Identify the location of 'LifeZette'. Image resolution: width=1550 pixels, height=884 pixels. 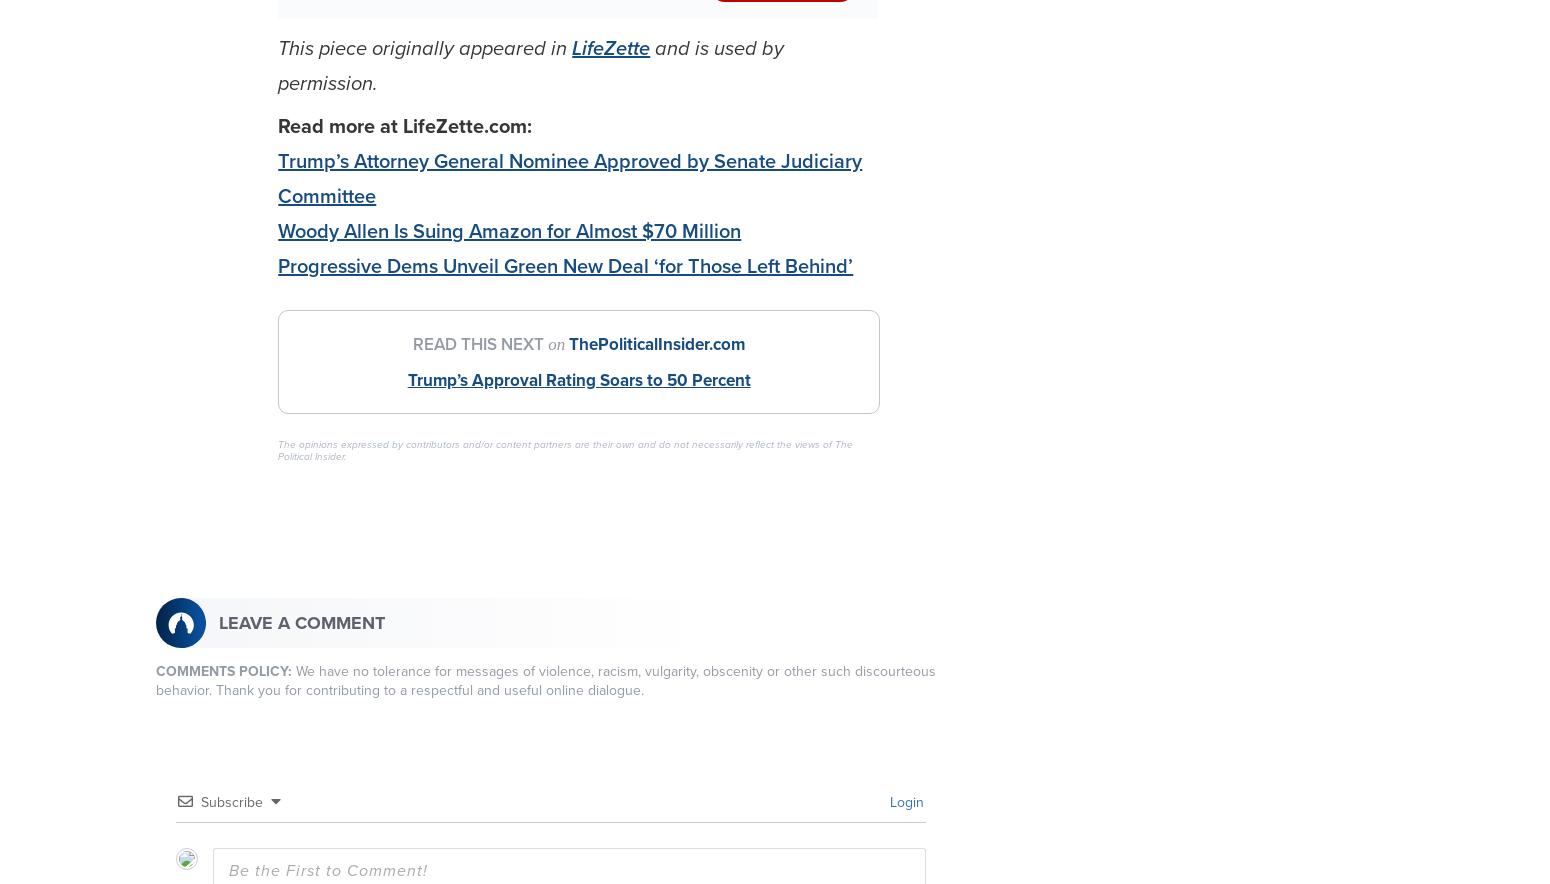
(571, 47).